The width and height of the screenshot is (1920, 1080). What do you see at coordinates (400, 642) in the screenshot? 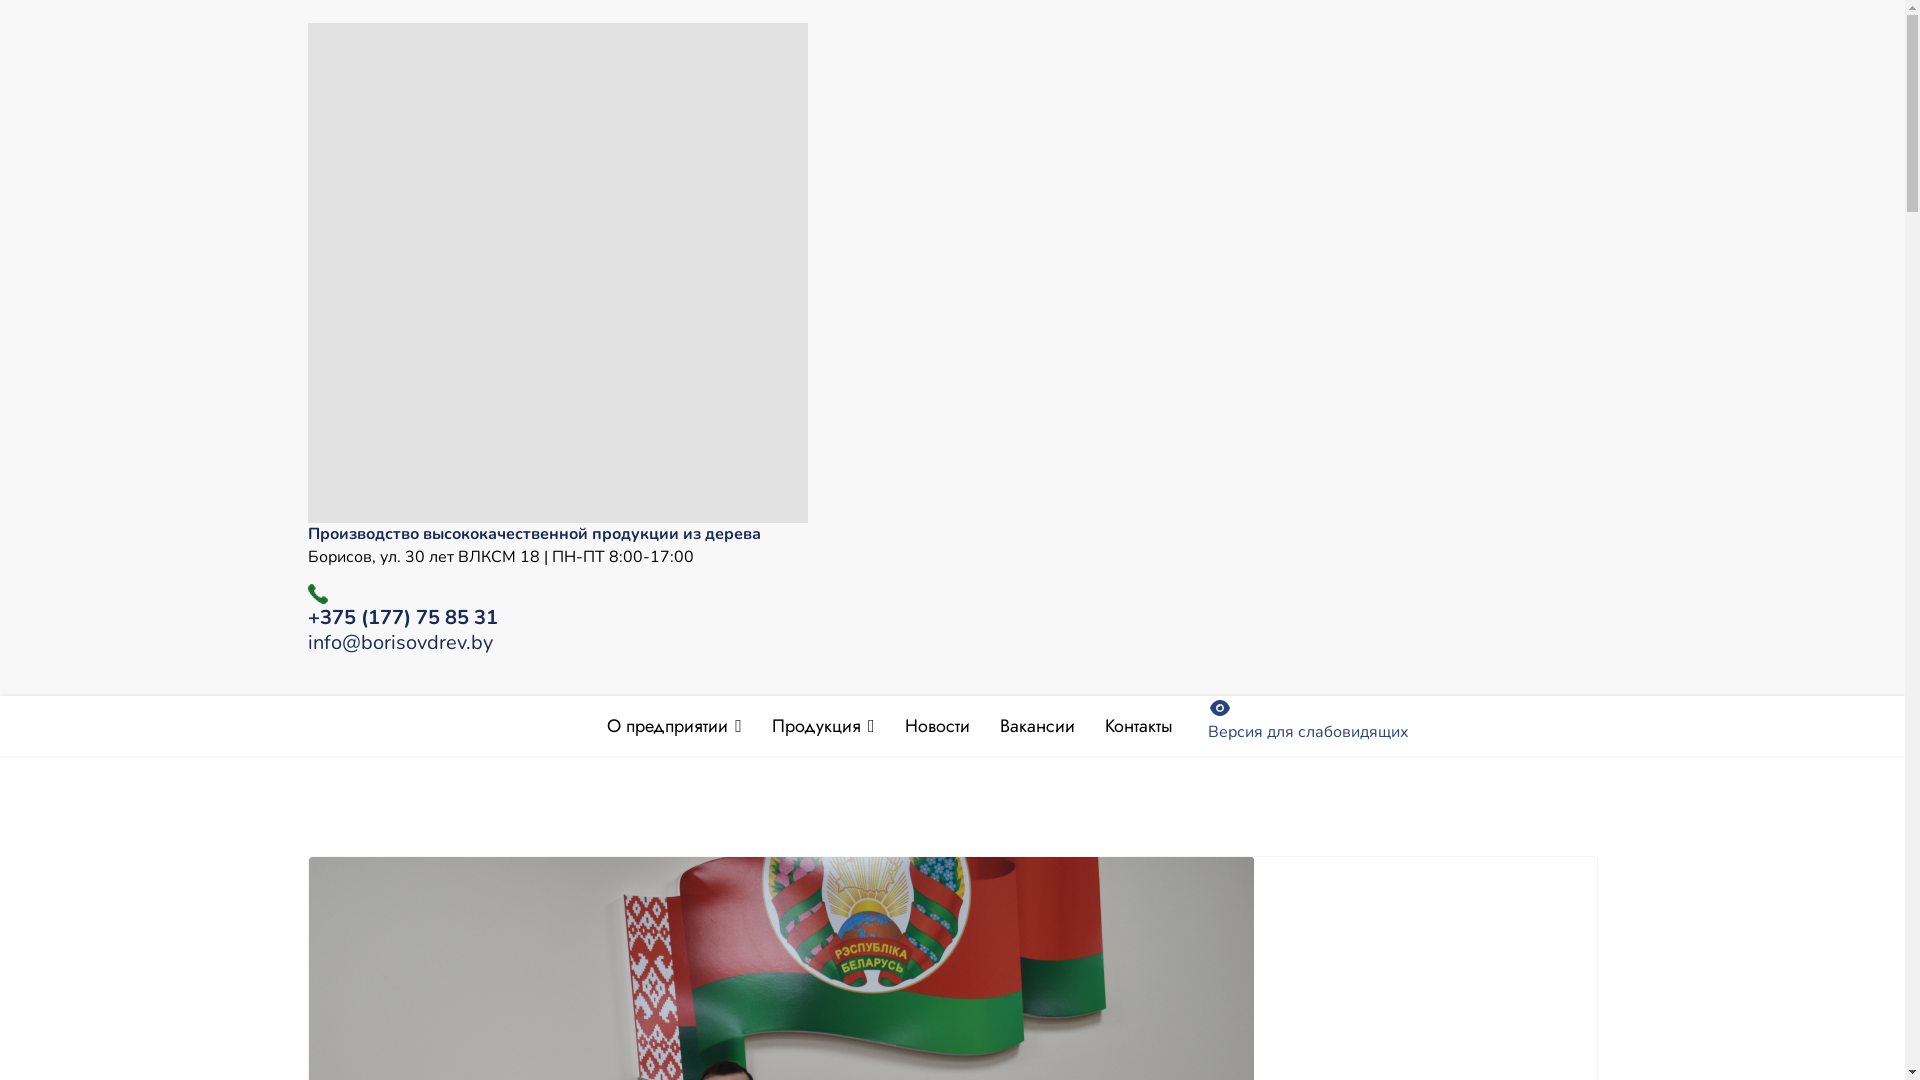
I see `'info@borisovdrev.by'` at bounding box center [400, 642].